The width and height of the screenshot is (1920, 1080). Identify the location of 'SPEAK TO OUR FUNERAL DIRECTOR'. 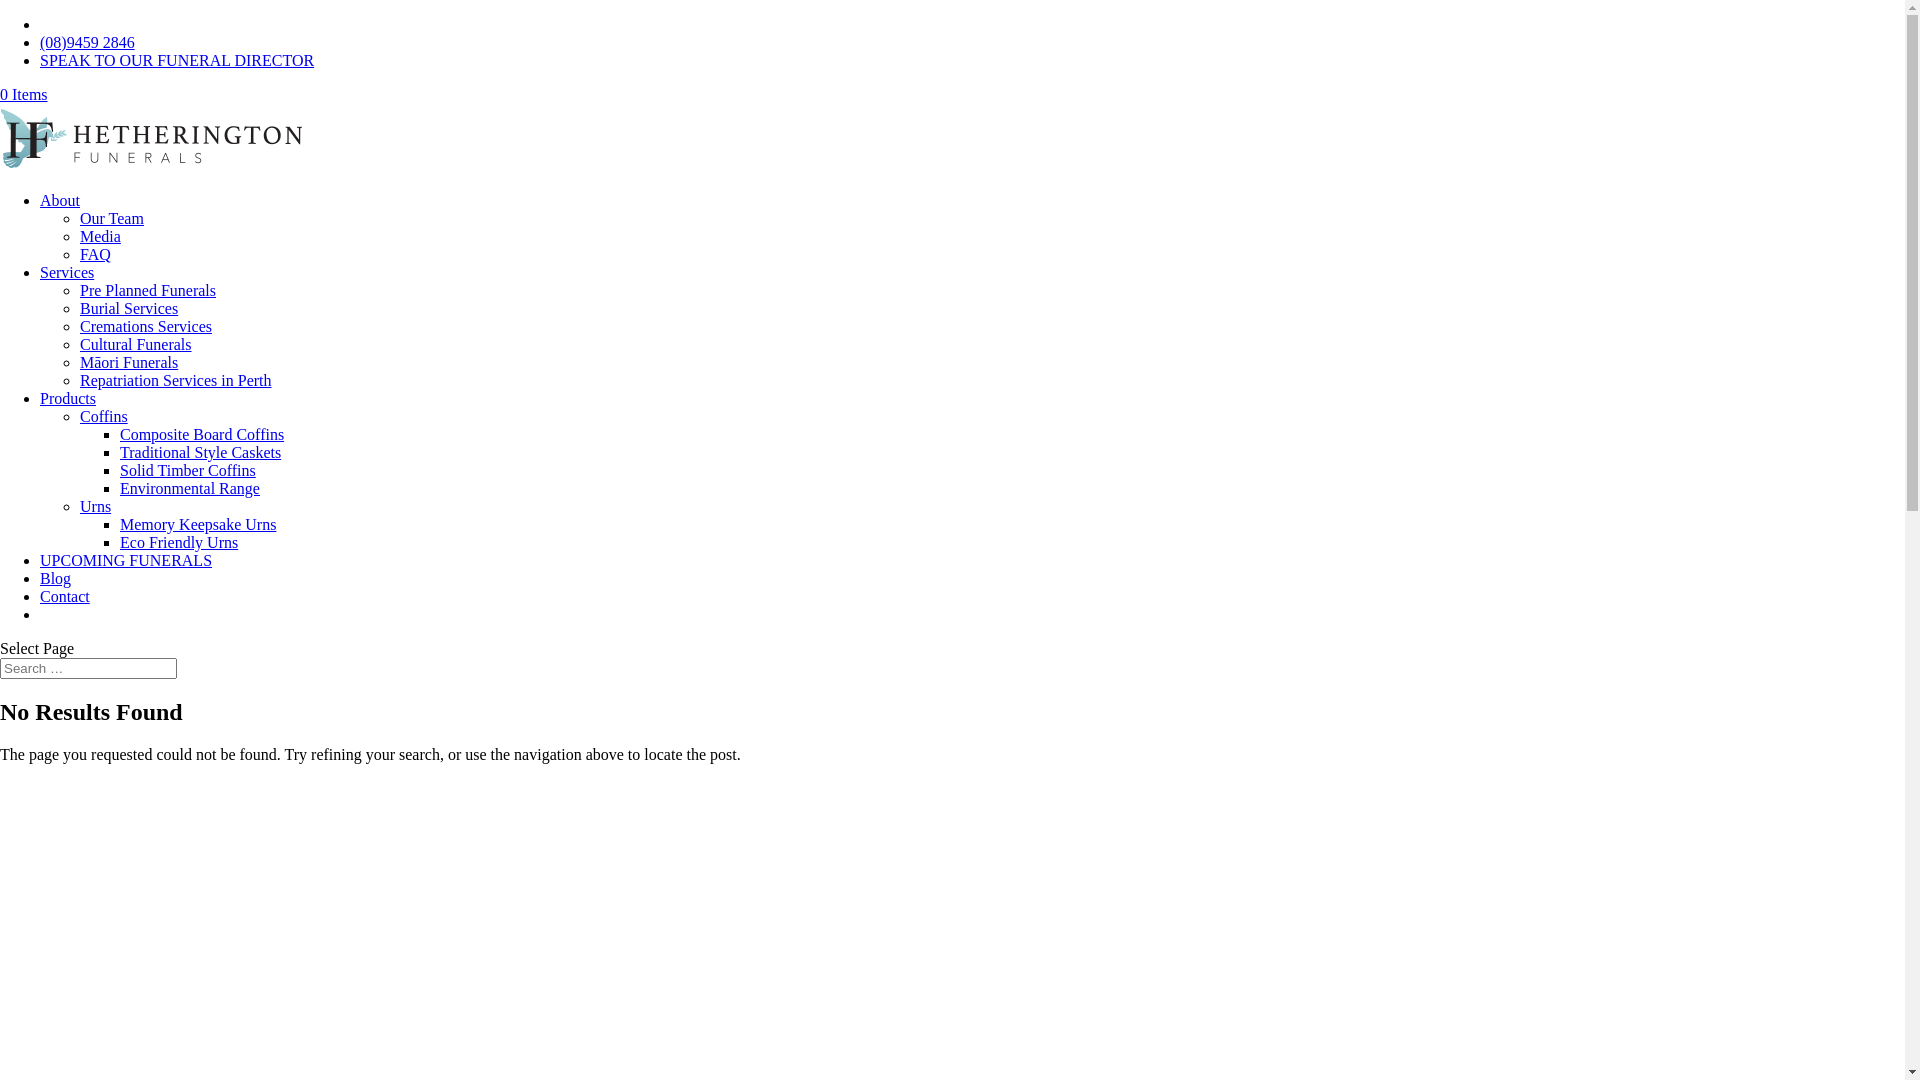
(177, 59).